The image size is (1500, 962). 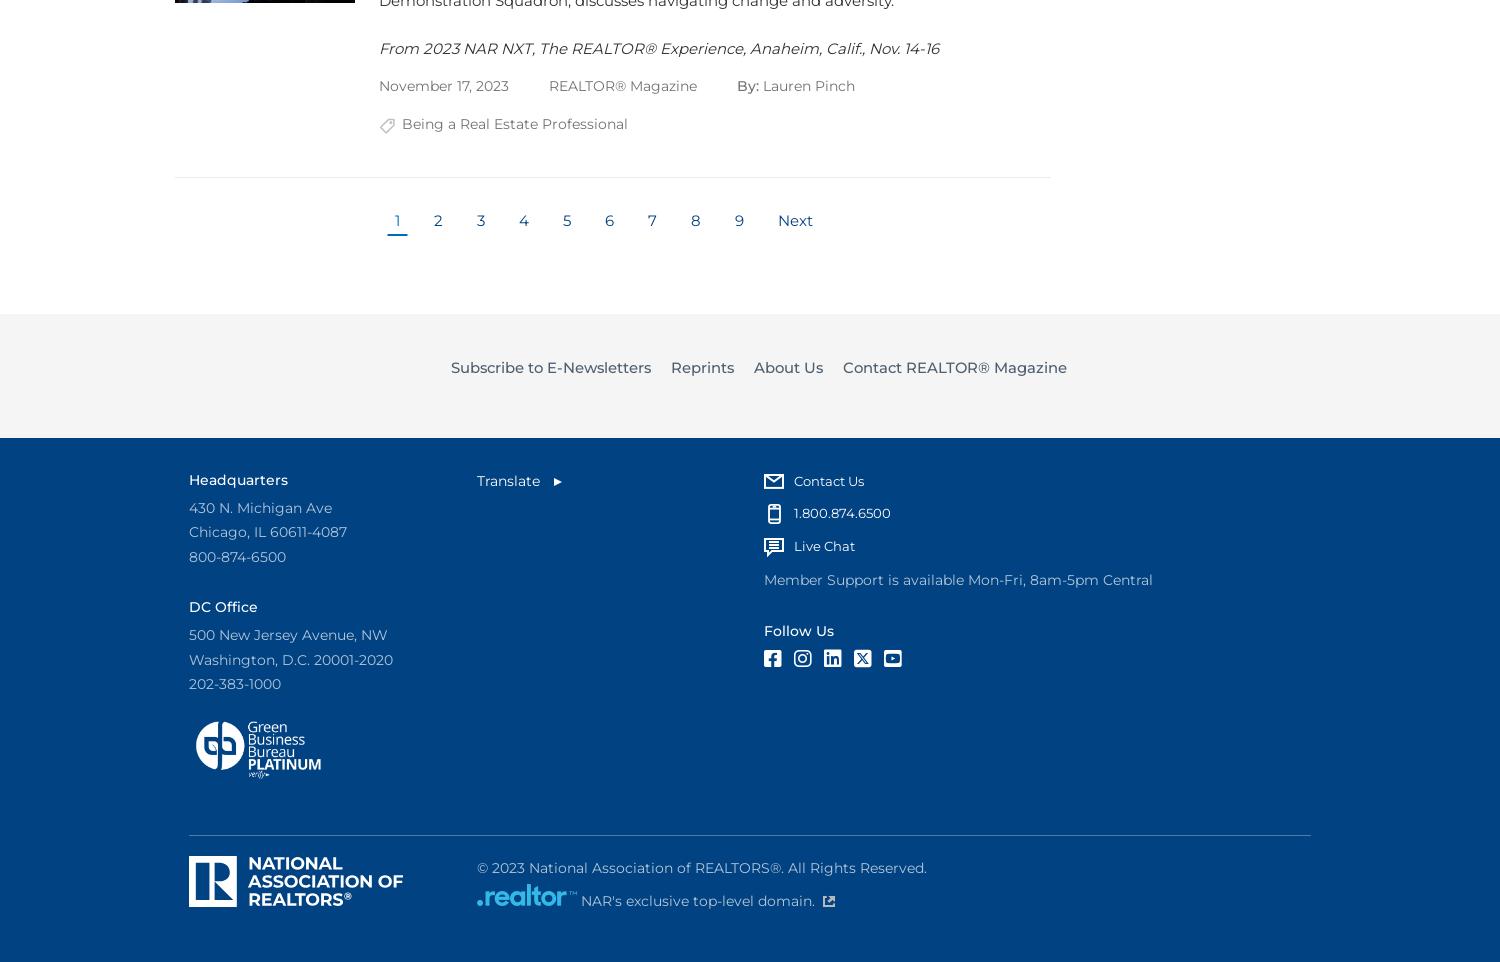 I want to click on 'Live Chat', so click(x=793, y=546).